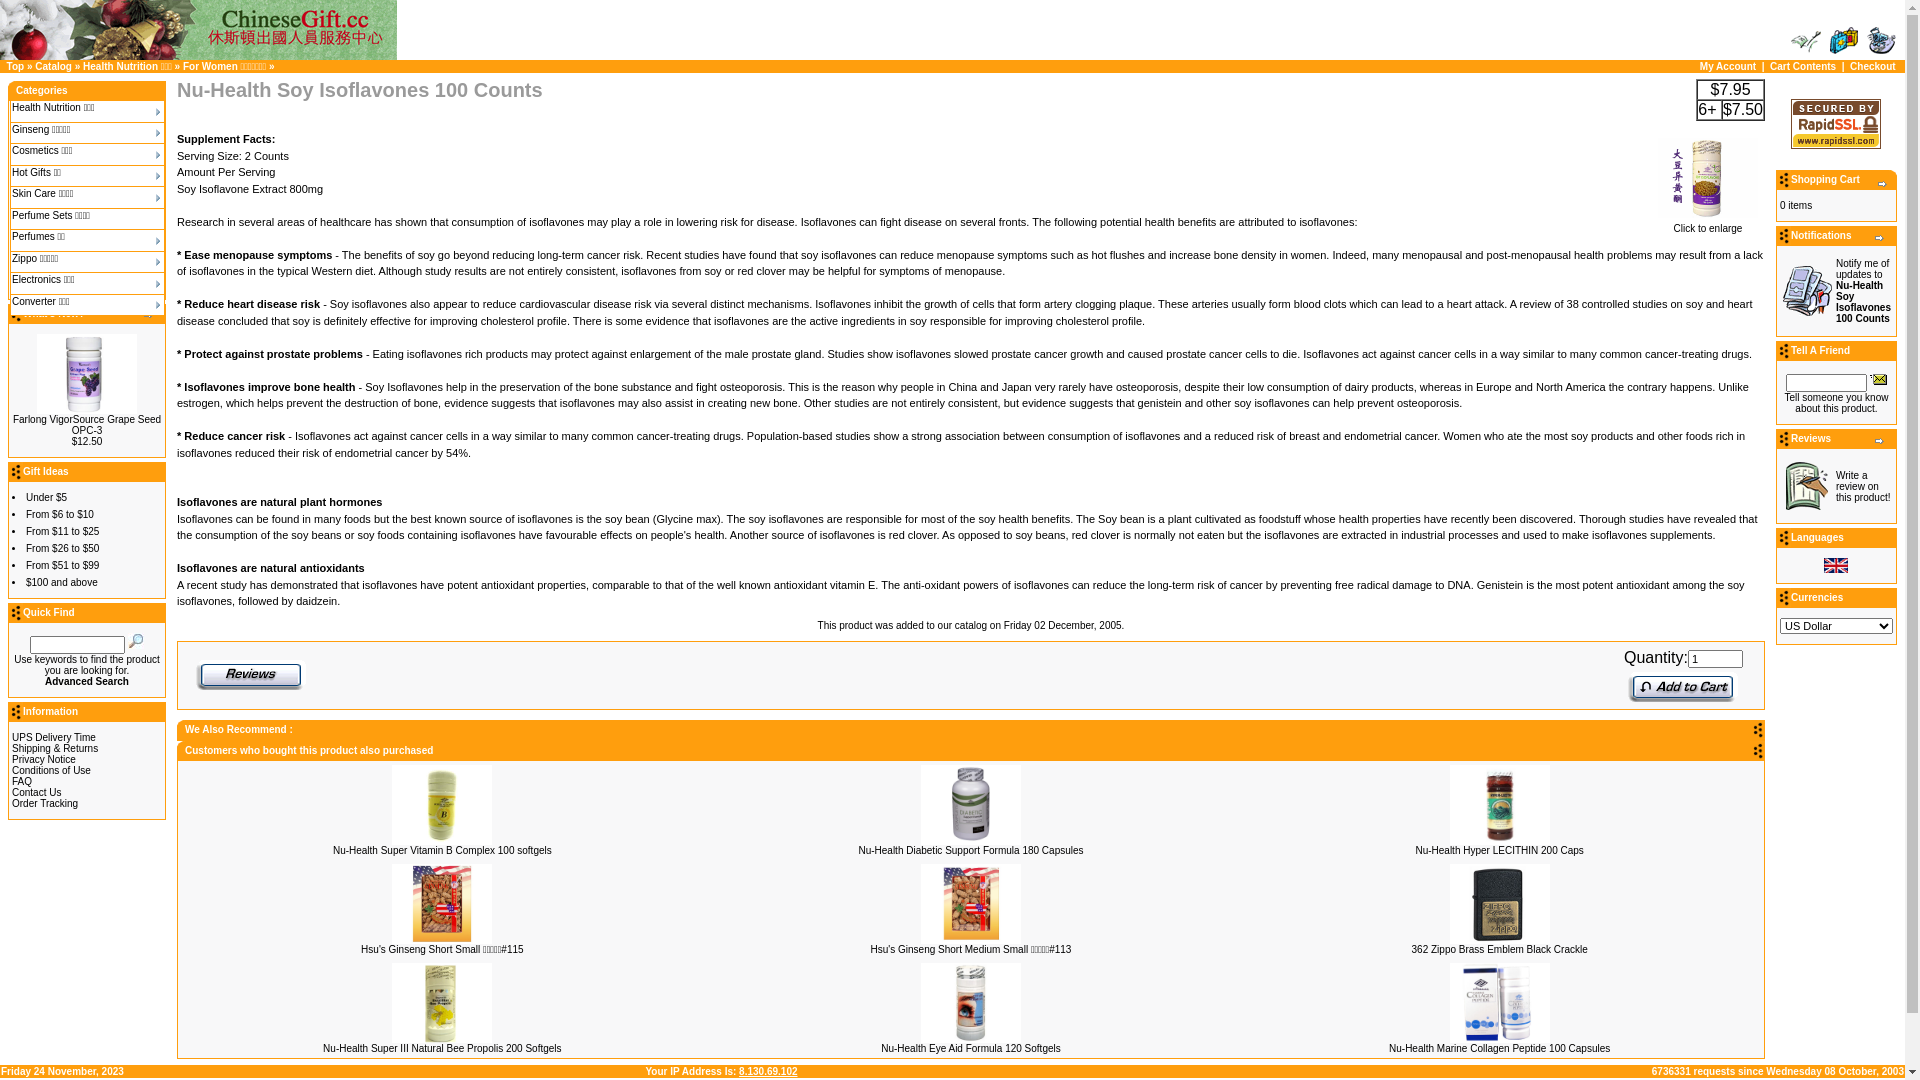 This screenshot has width=1920, height=1080. I want to click on ' Reviews ', so click(249, 675).